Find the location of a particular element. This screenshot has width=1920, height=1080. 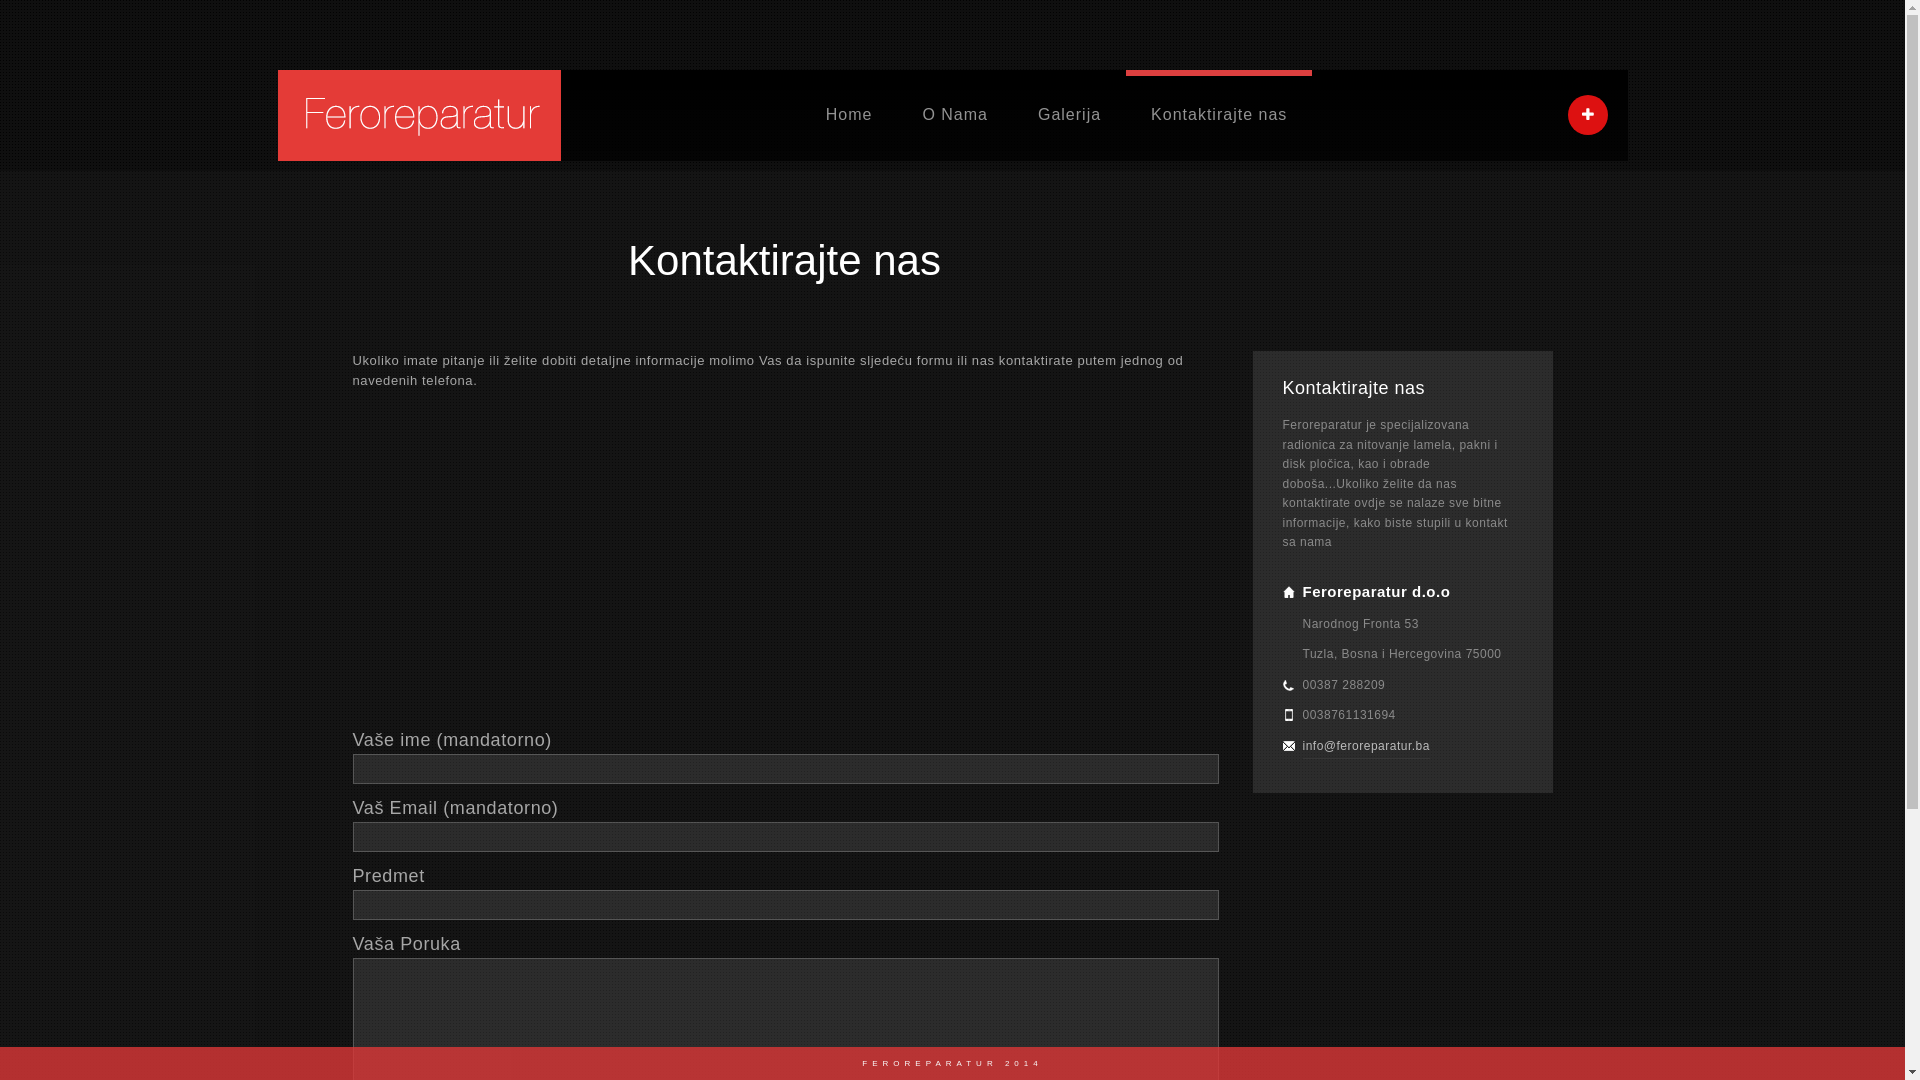

'Galerija' is located at coordinates (1068, 115).